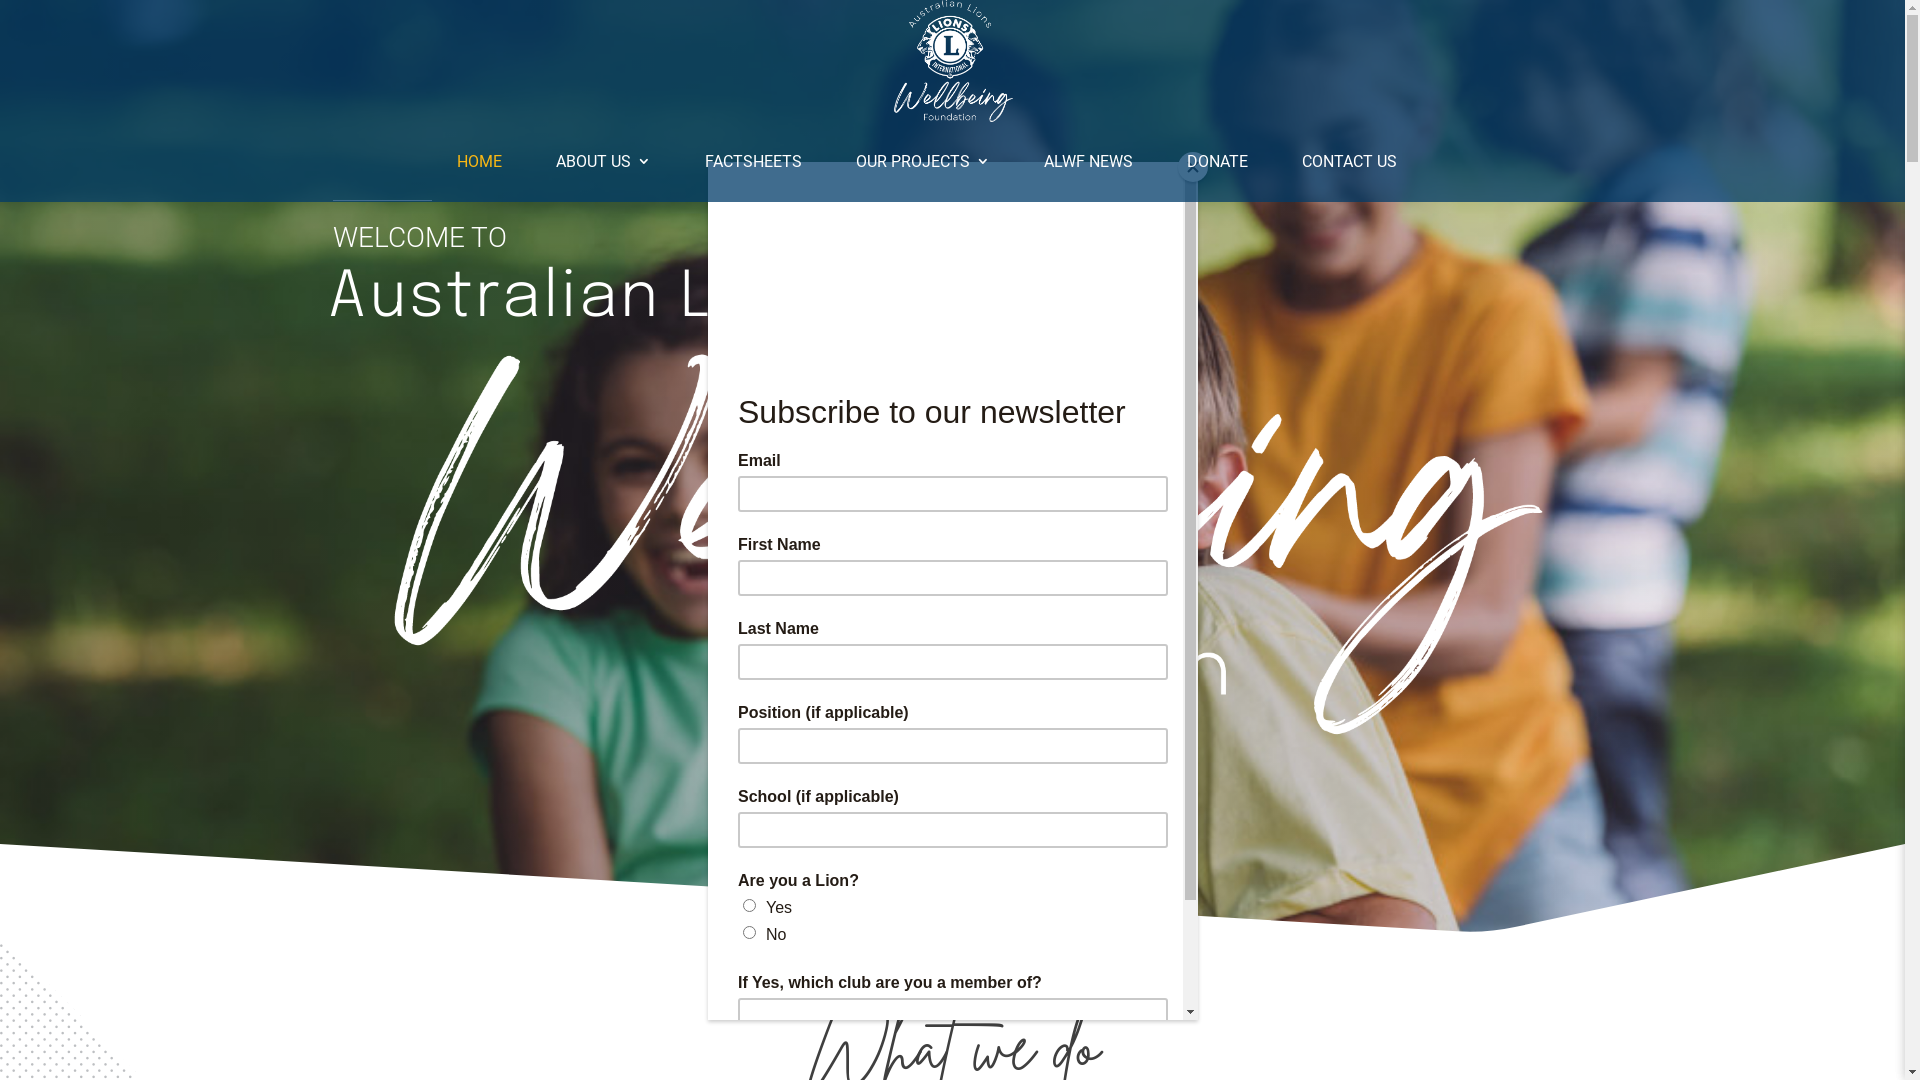 Image resolution: width=1920 pixels, height=1080 pixels. I want to click on 'OUR PROJECTS', so click(921, 161).